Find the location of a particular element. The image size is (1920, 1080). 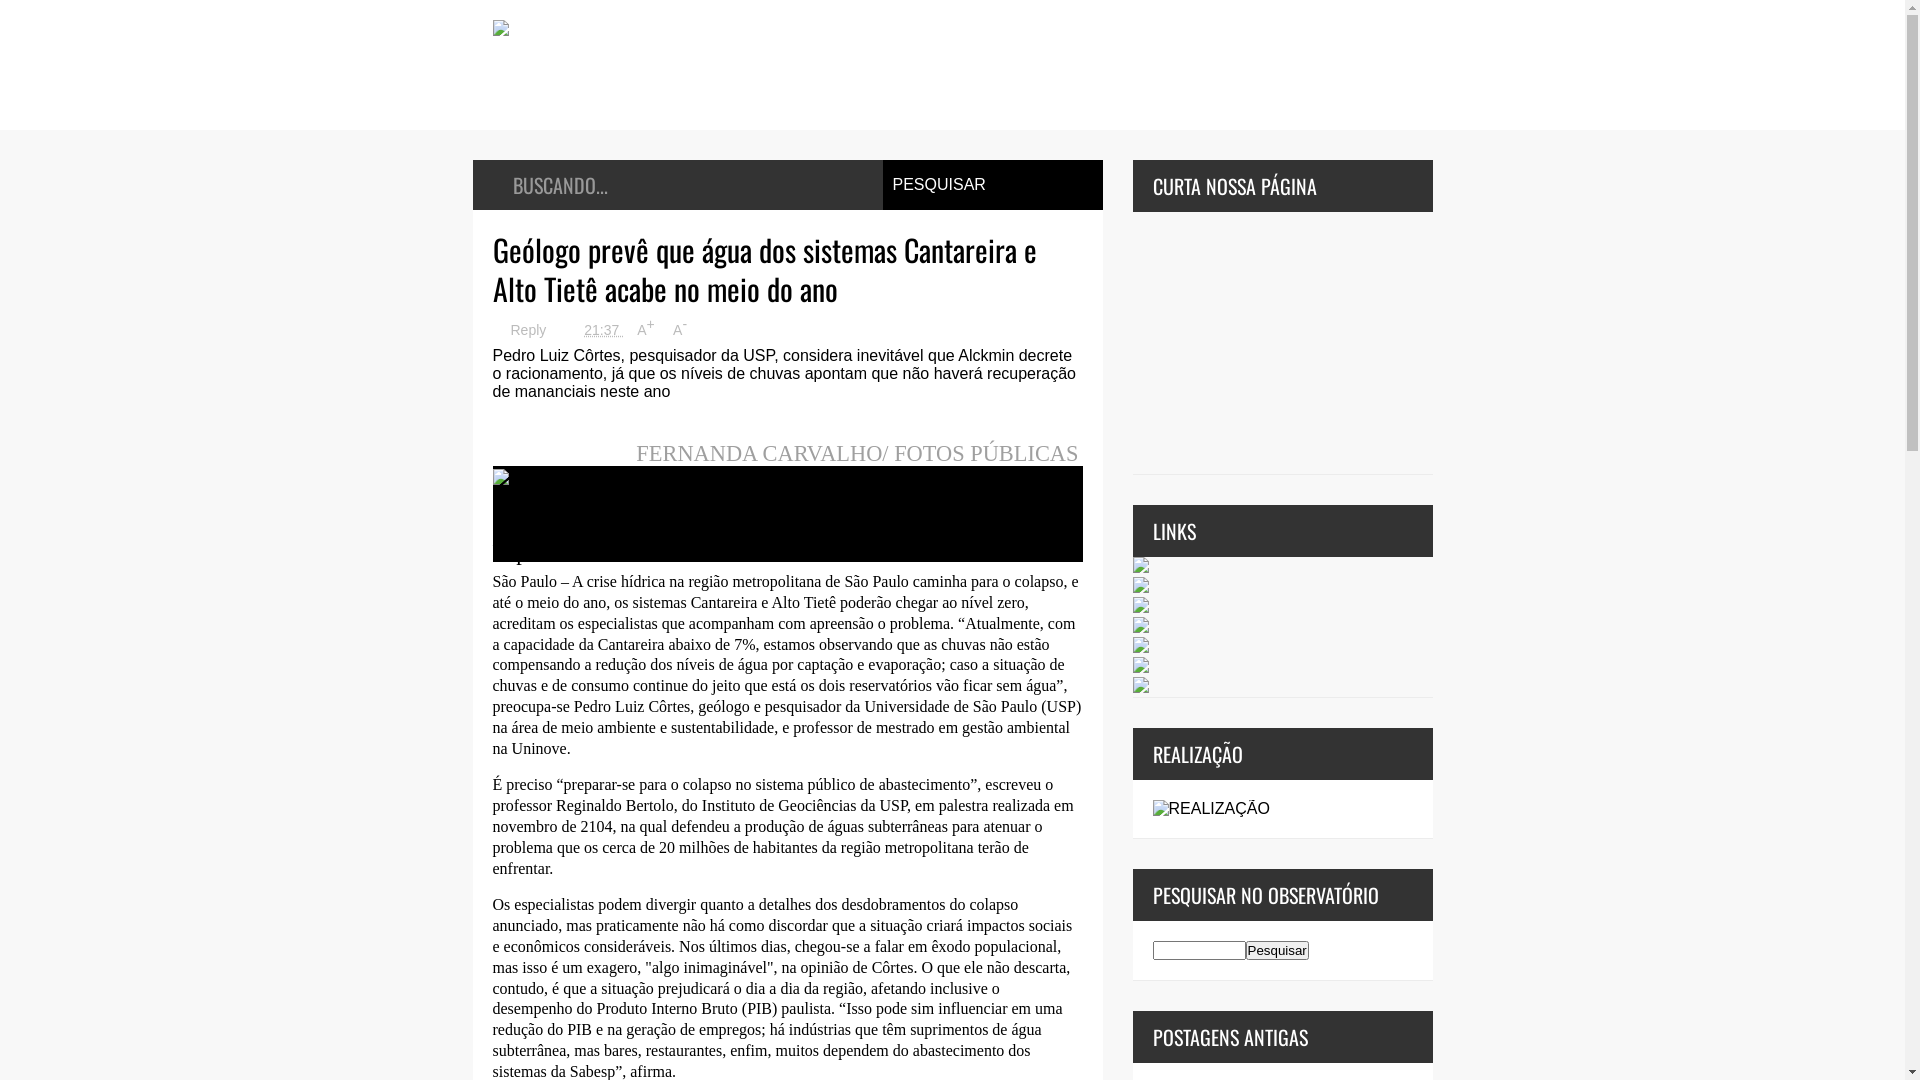

'21:37' is located at coordinates (563, 329).